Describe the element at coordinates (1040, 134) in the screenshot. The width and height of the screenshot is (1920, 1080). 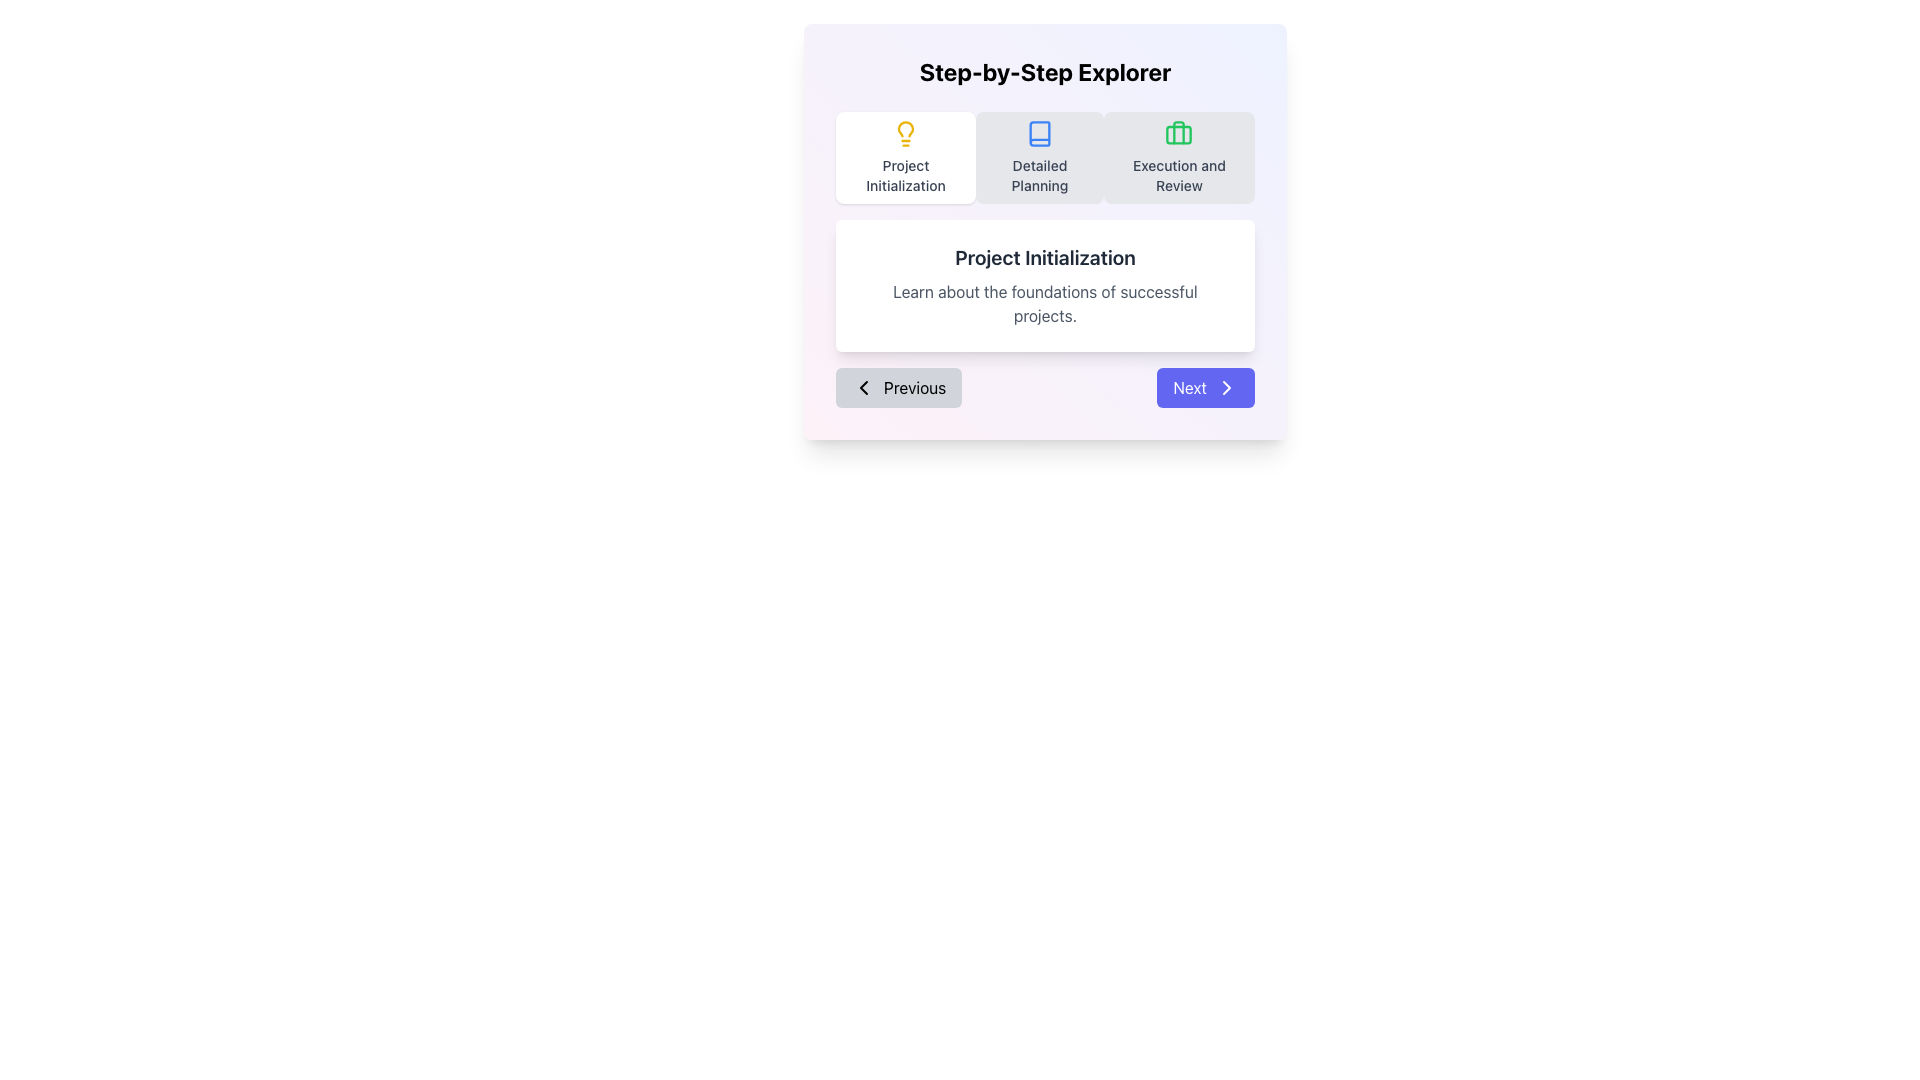
I see `the icon representing the 'Detailed Planning' feature, located above the corresponding text label of the button` at that location.